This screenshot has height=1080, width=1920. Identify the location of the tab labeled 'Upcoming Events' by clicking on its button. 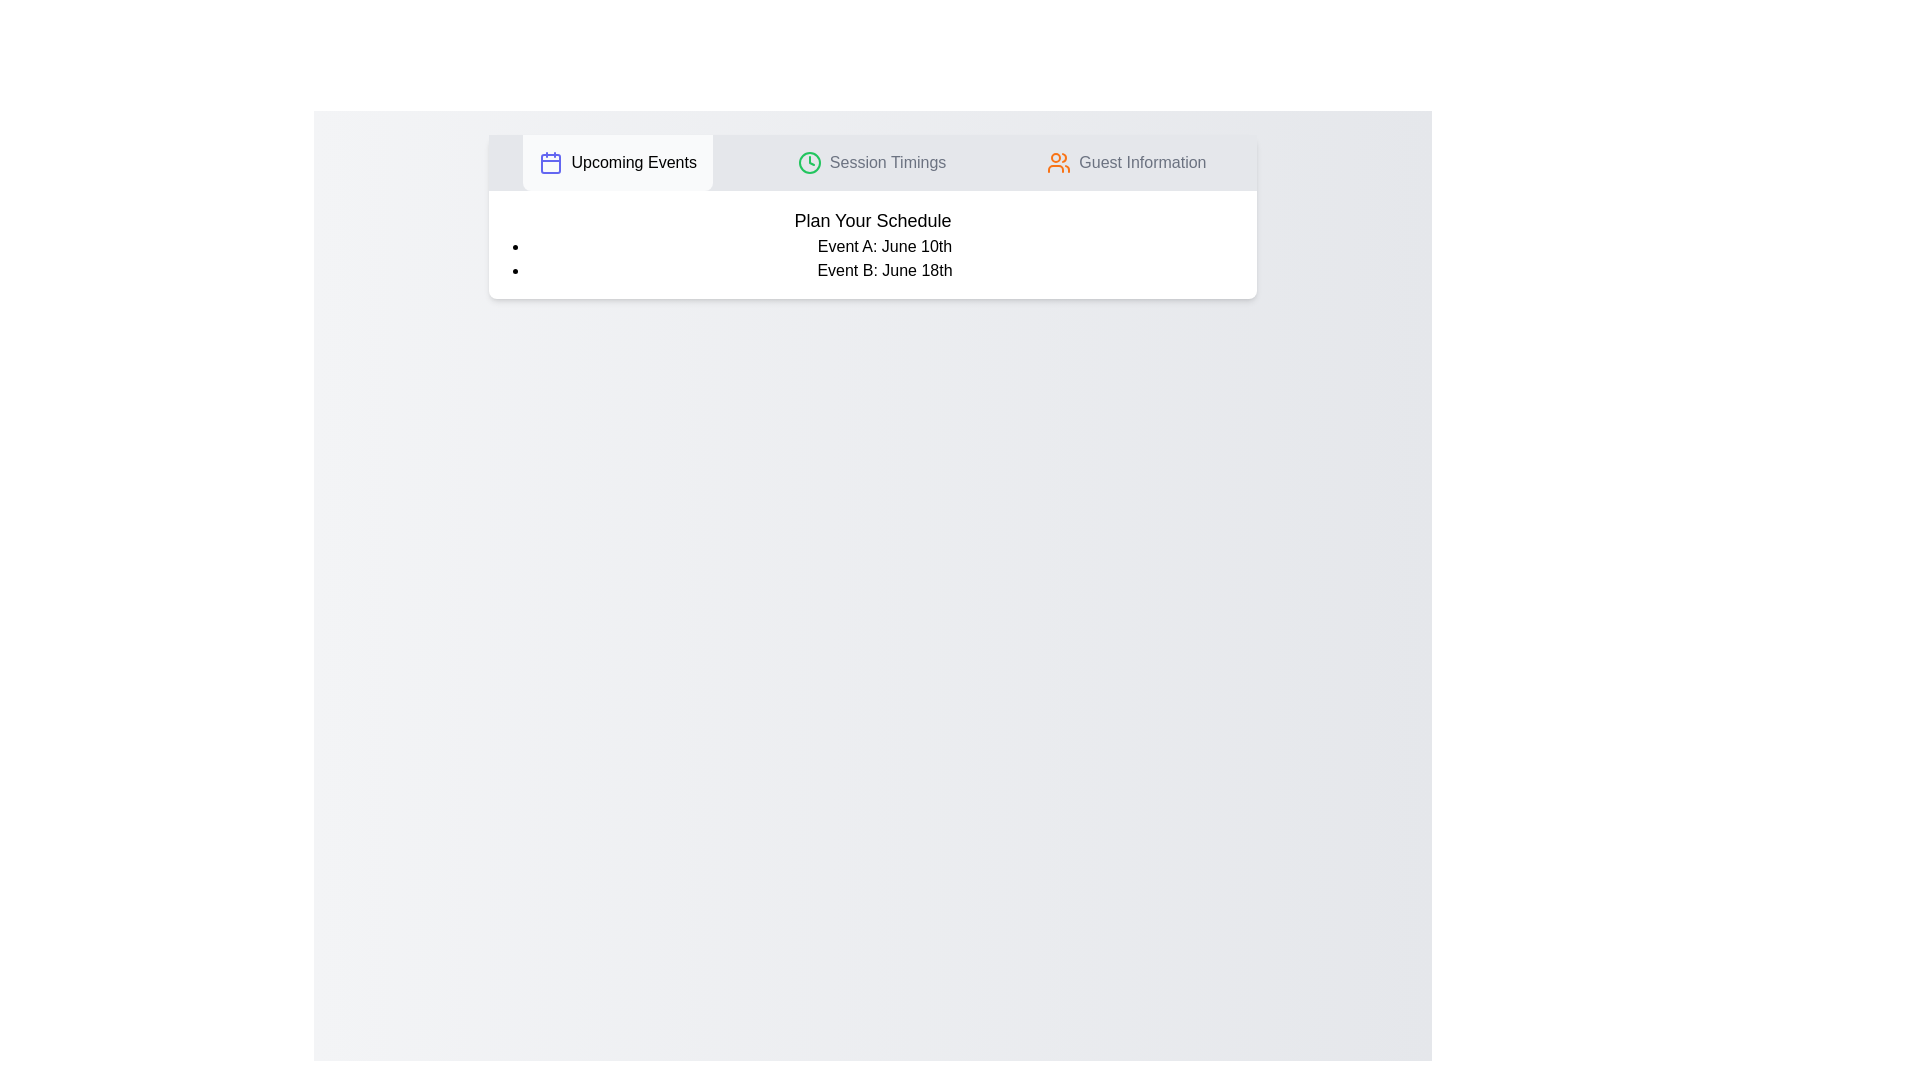
(617, 161).